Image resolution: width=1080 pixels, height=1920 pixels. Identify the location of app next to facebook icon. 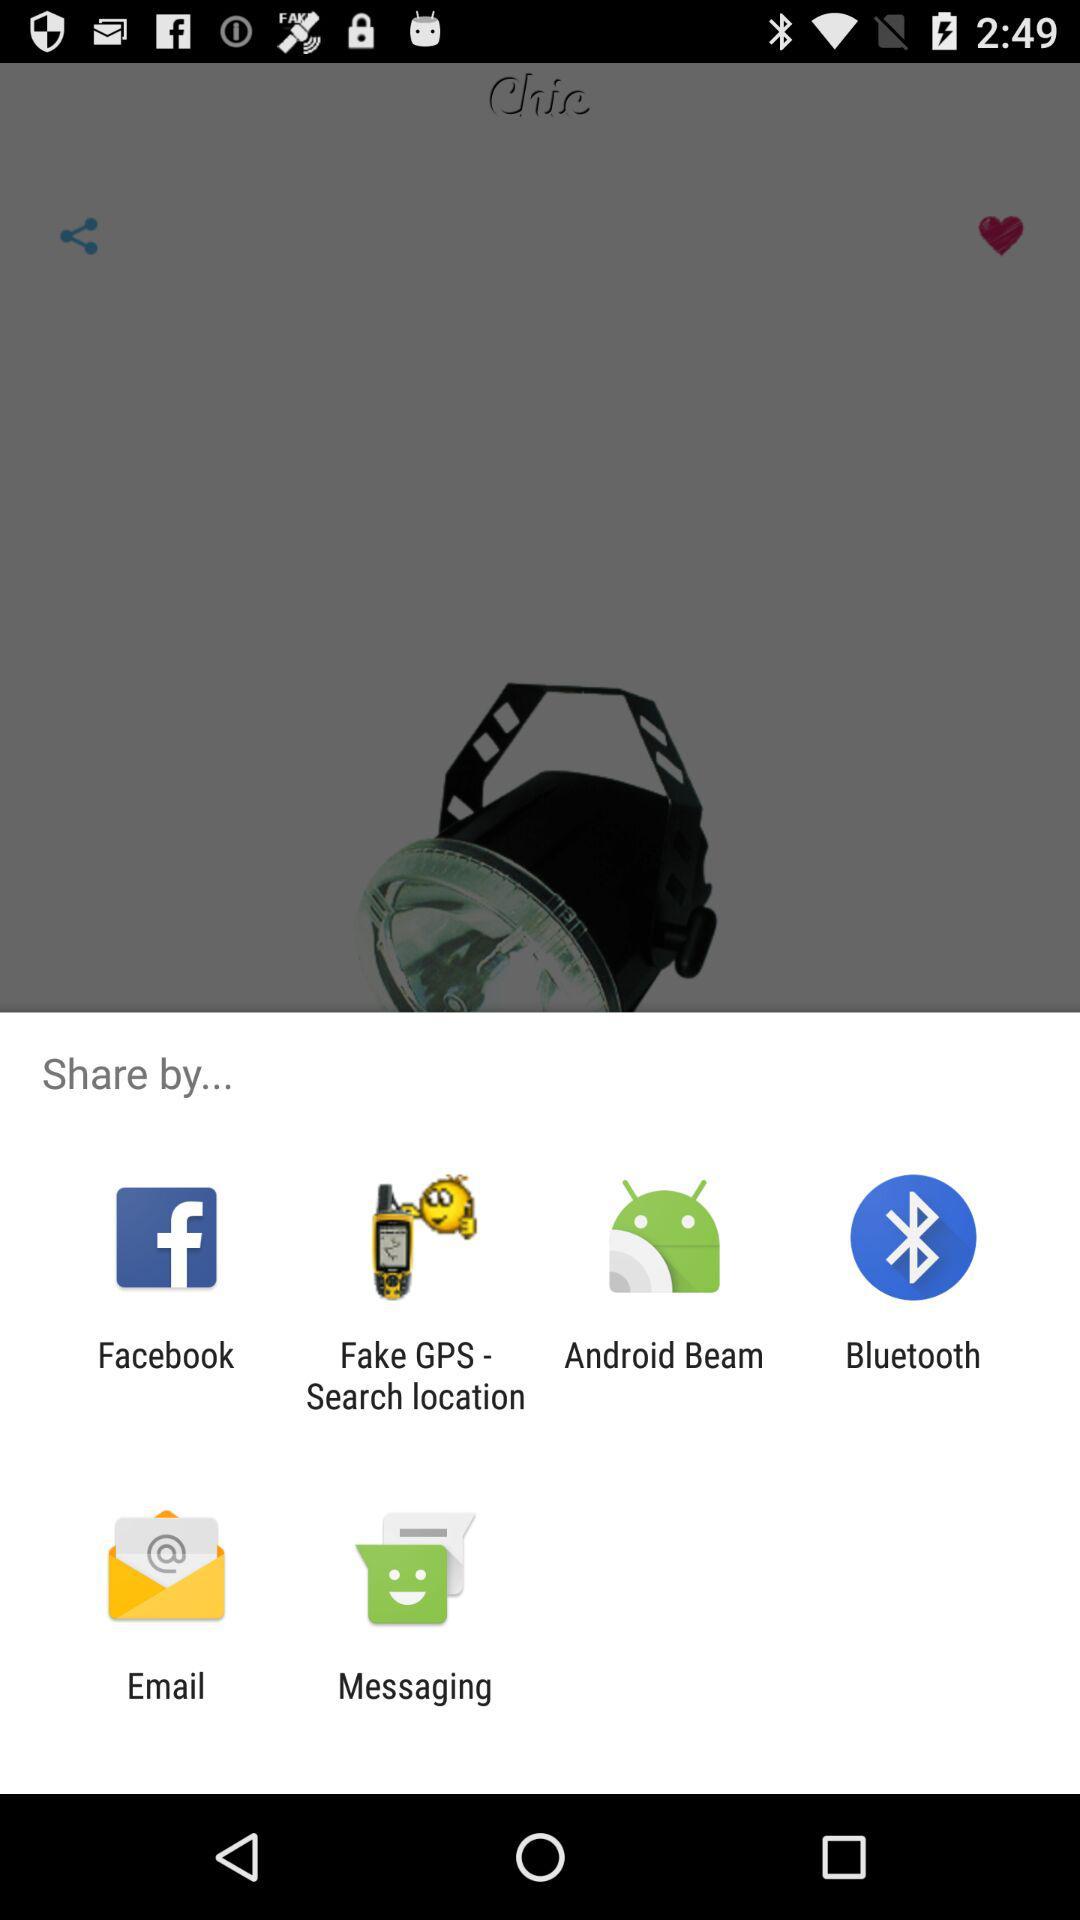
(414, 1374).